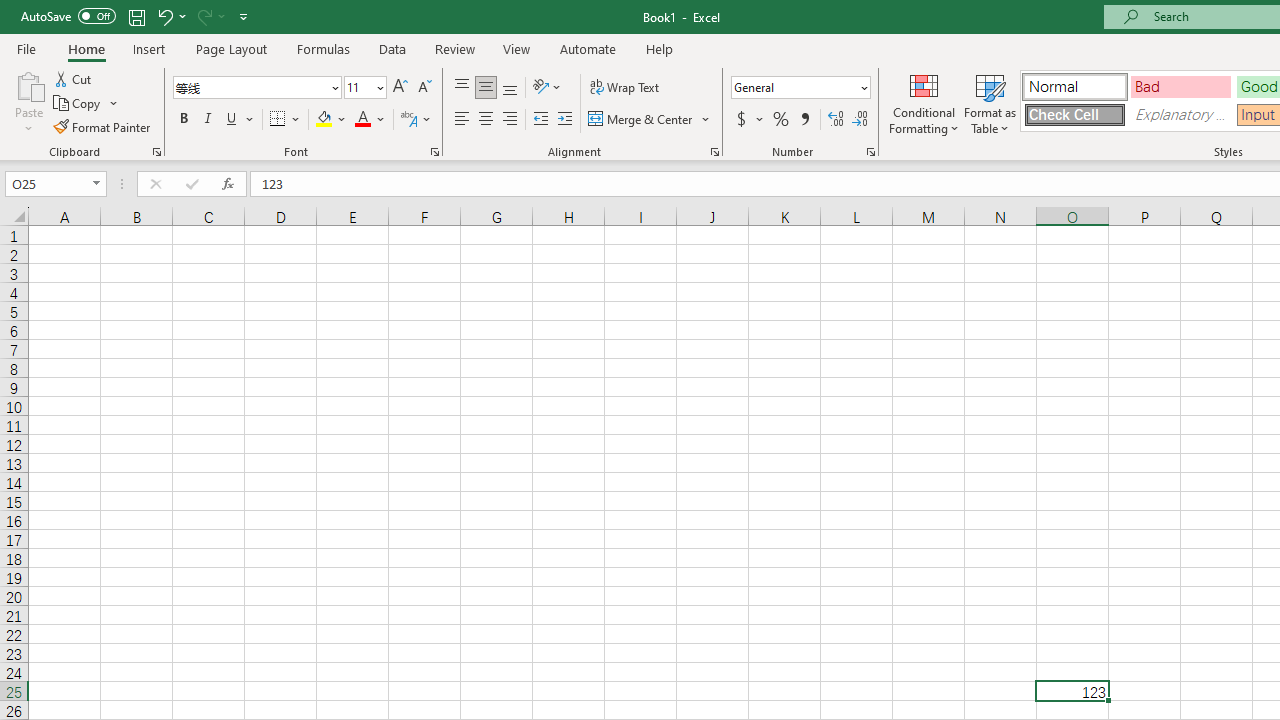  What do you see at coordinates (641, 119) in the screenshot?
I see `'Merge & Center'` at bounding box center [641, 119].